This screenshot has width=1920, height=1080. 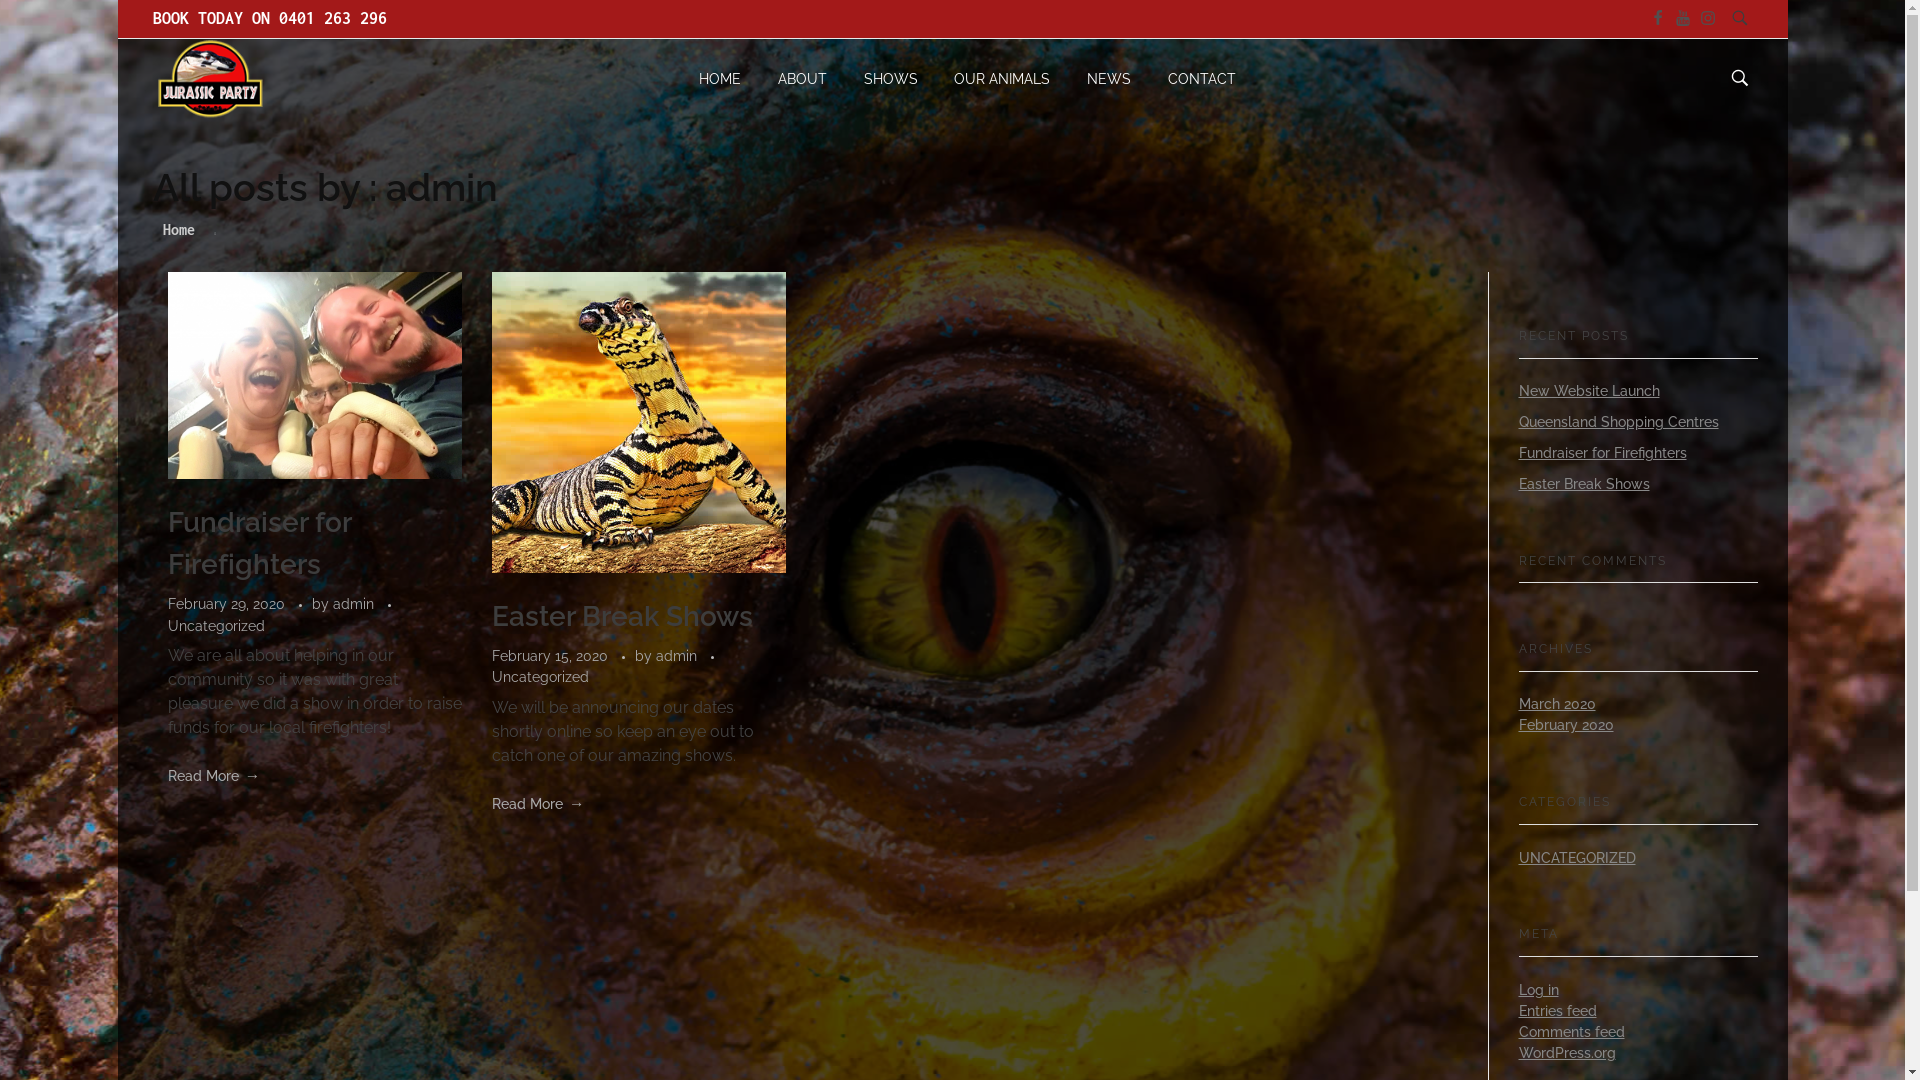 I want to click on 'New Website Launch', so click(x=1587, y=390).